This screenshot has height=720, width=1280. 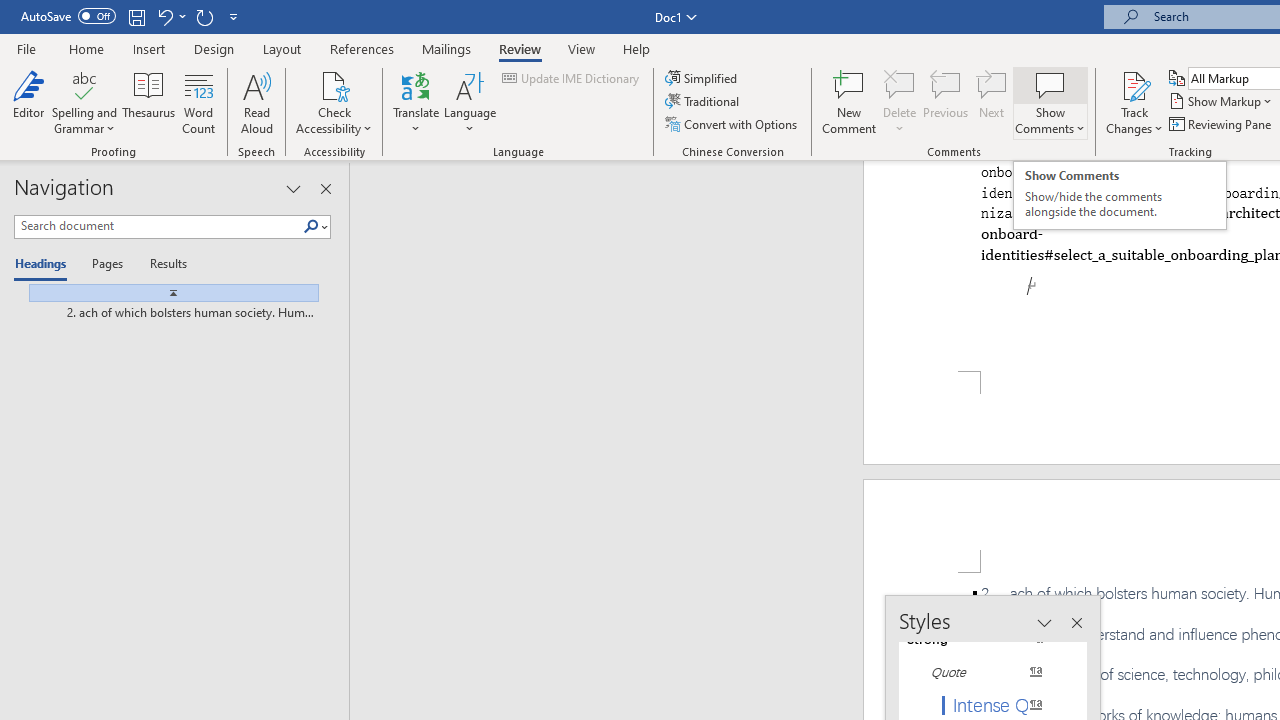 What do you see at coordinates (84, 103) in the screenshot?
I see `'Spelling and Grammar'` at bounding box center [84, 103].